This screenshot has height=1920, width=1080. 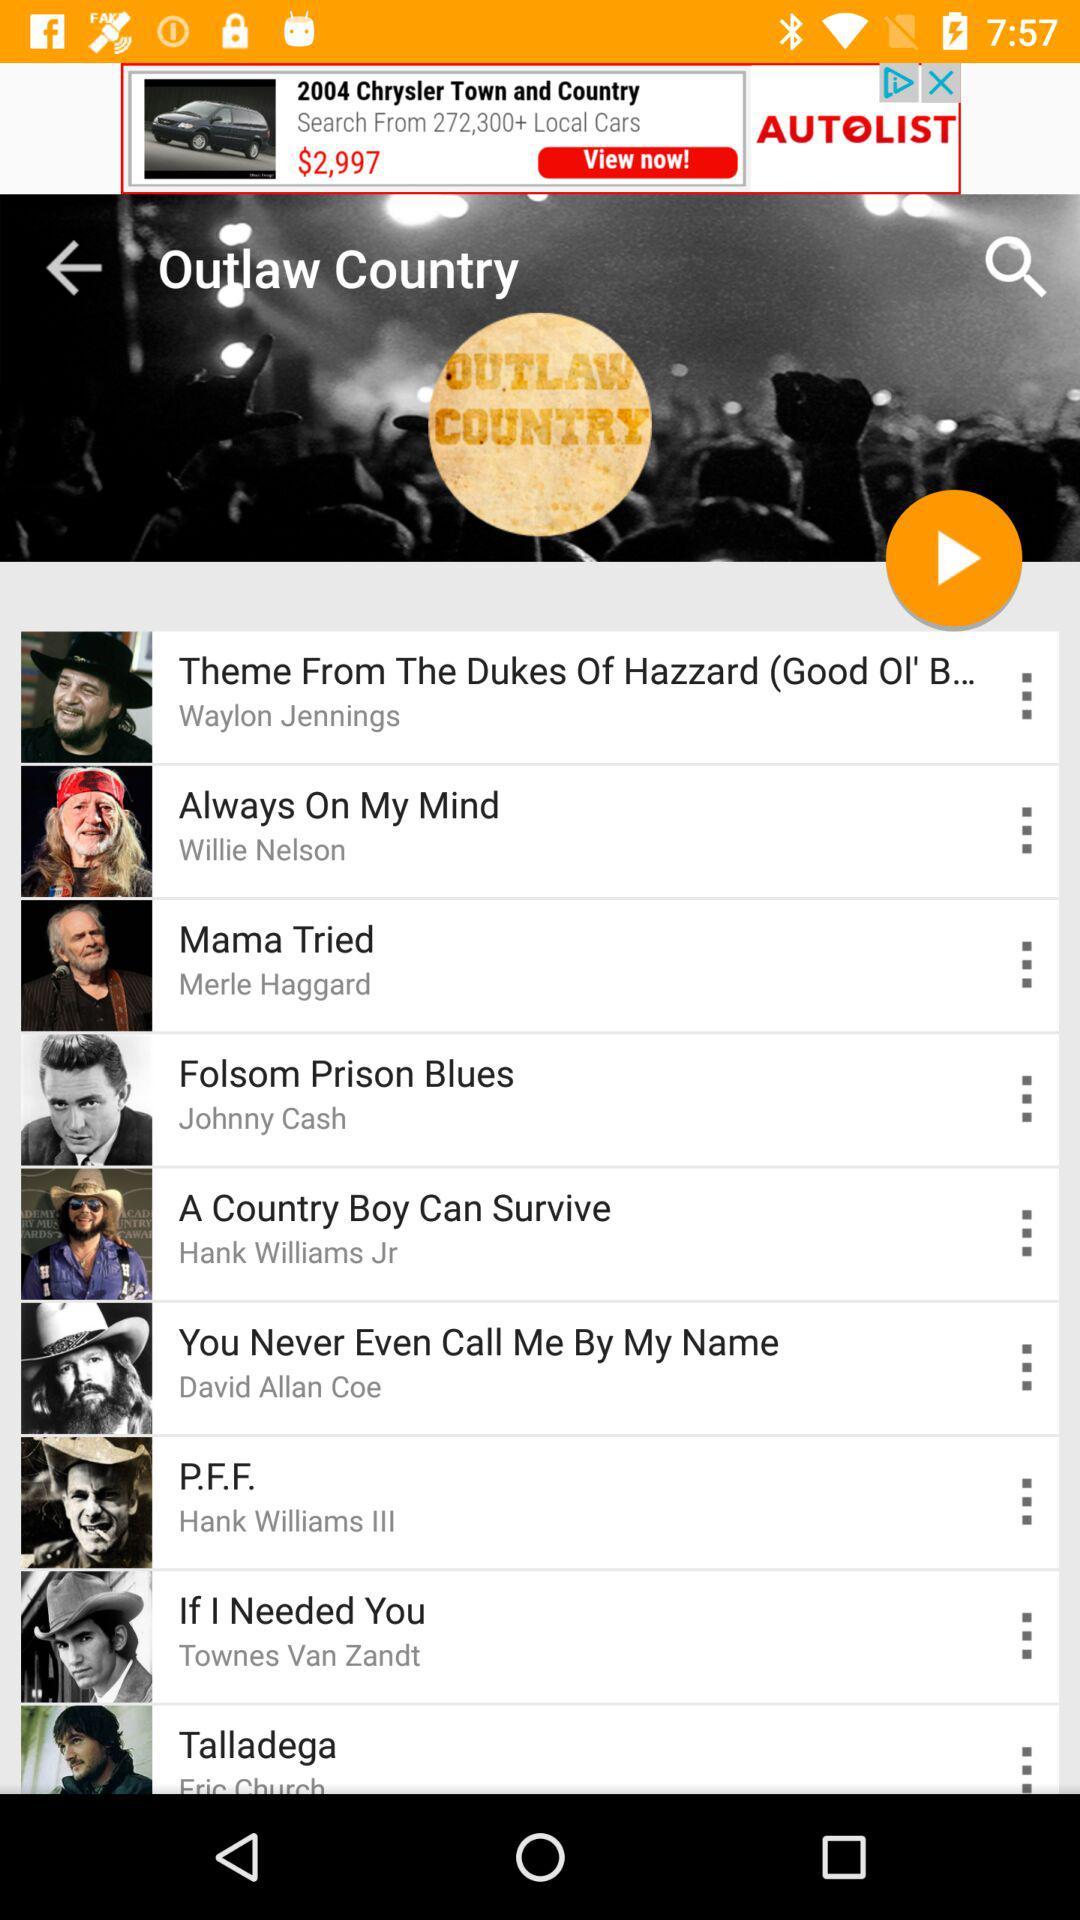 I want to click on more options, so click(x=1027, y=1766).